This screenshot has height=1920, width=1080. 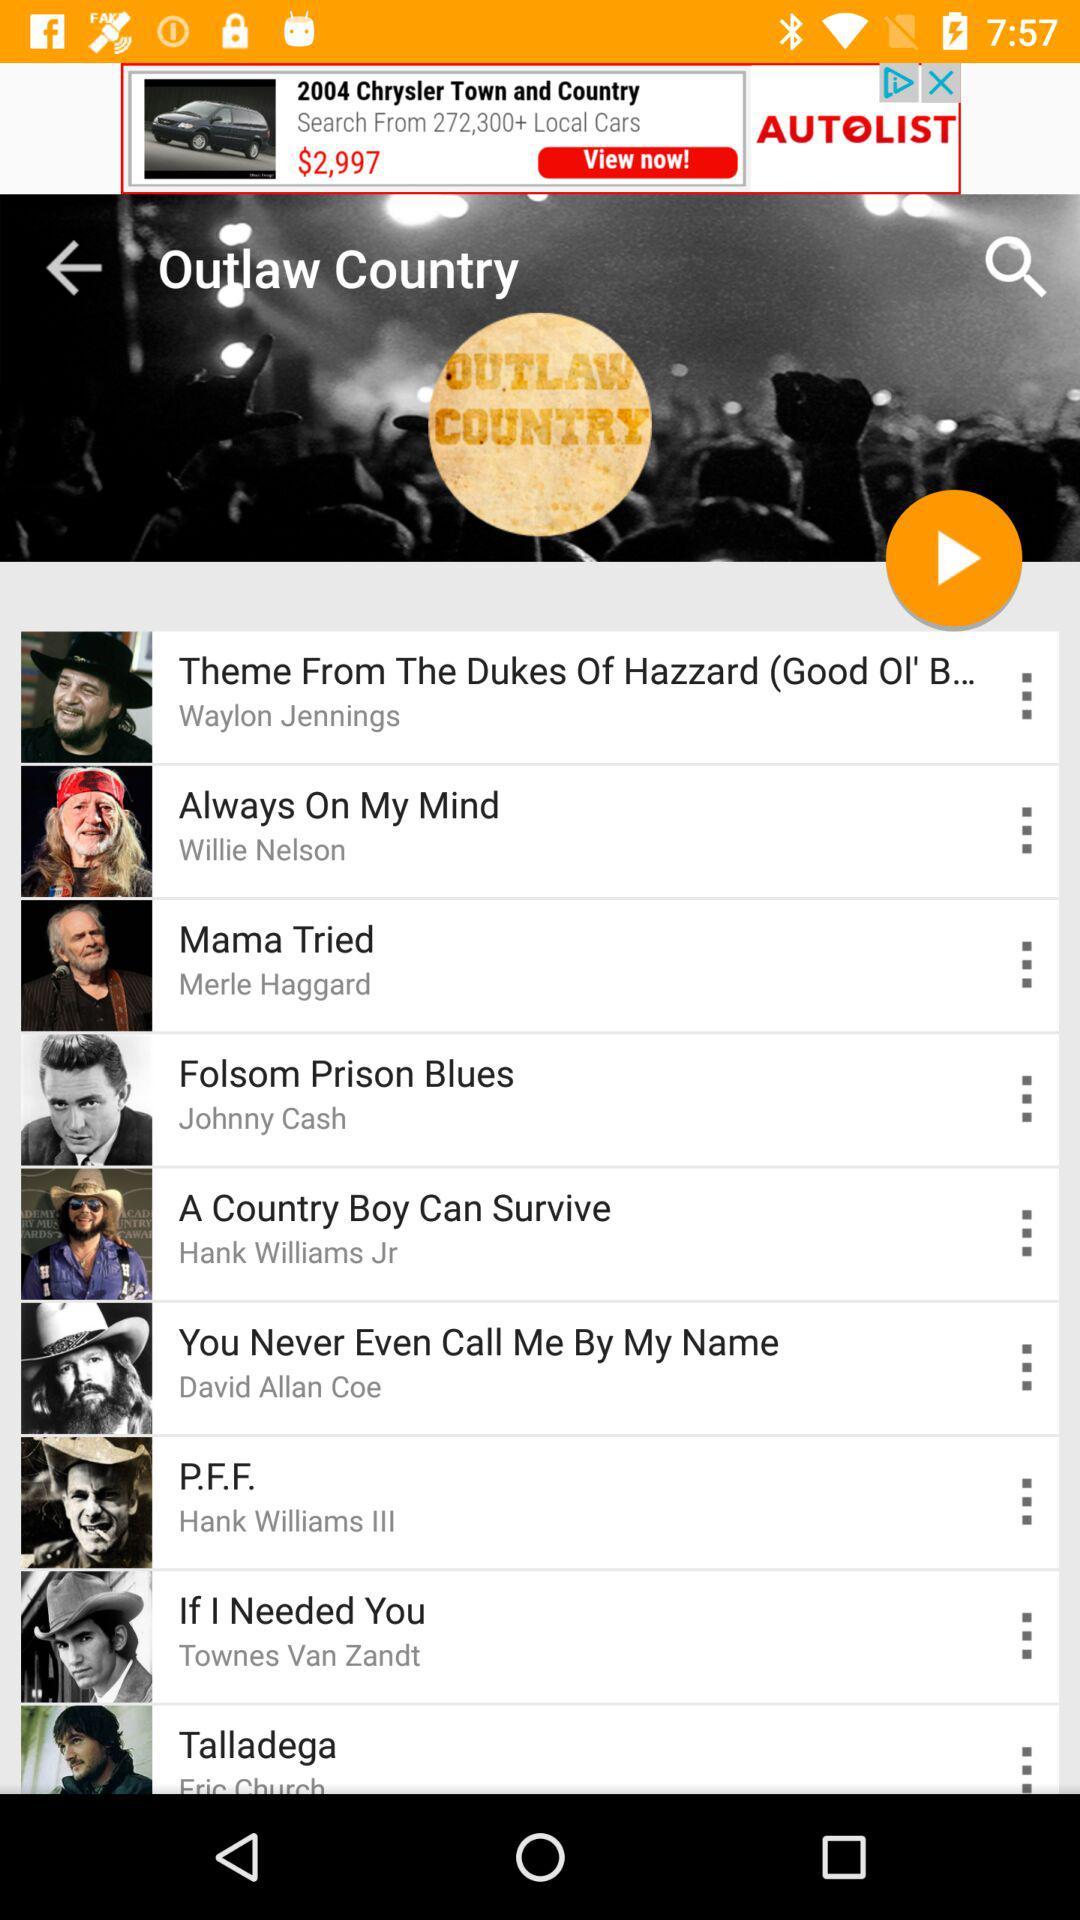 I want to click on more options, so click(x=1027, y=1766).